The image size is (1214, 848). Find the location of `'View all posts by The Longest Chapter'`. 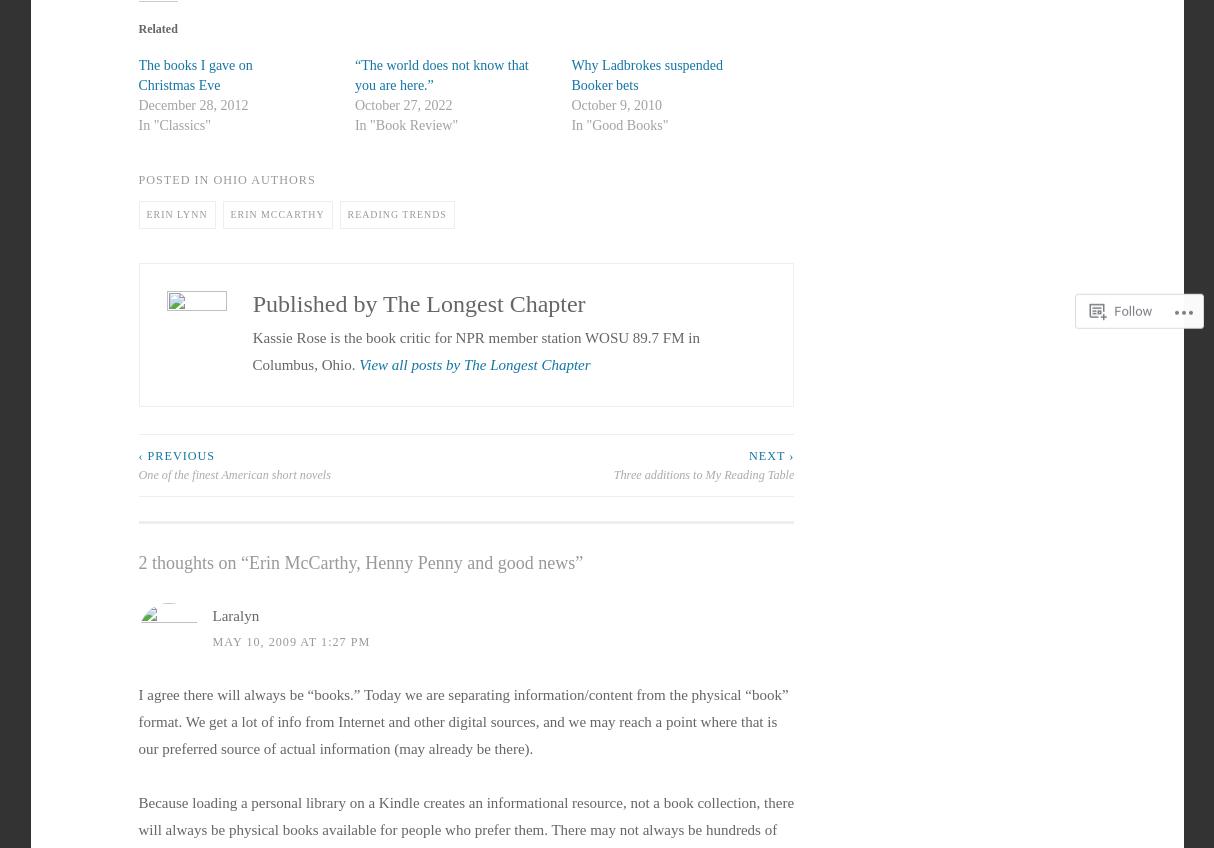

'View all posts by The Longest Chapter' is located at coordinates (474, 363).